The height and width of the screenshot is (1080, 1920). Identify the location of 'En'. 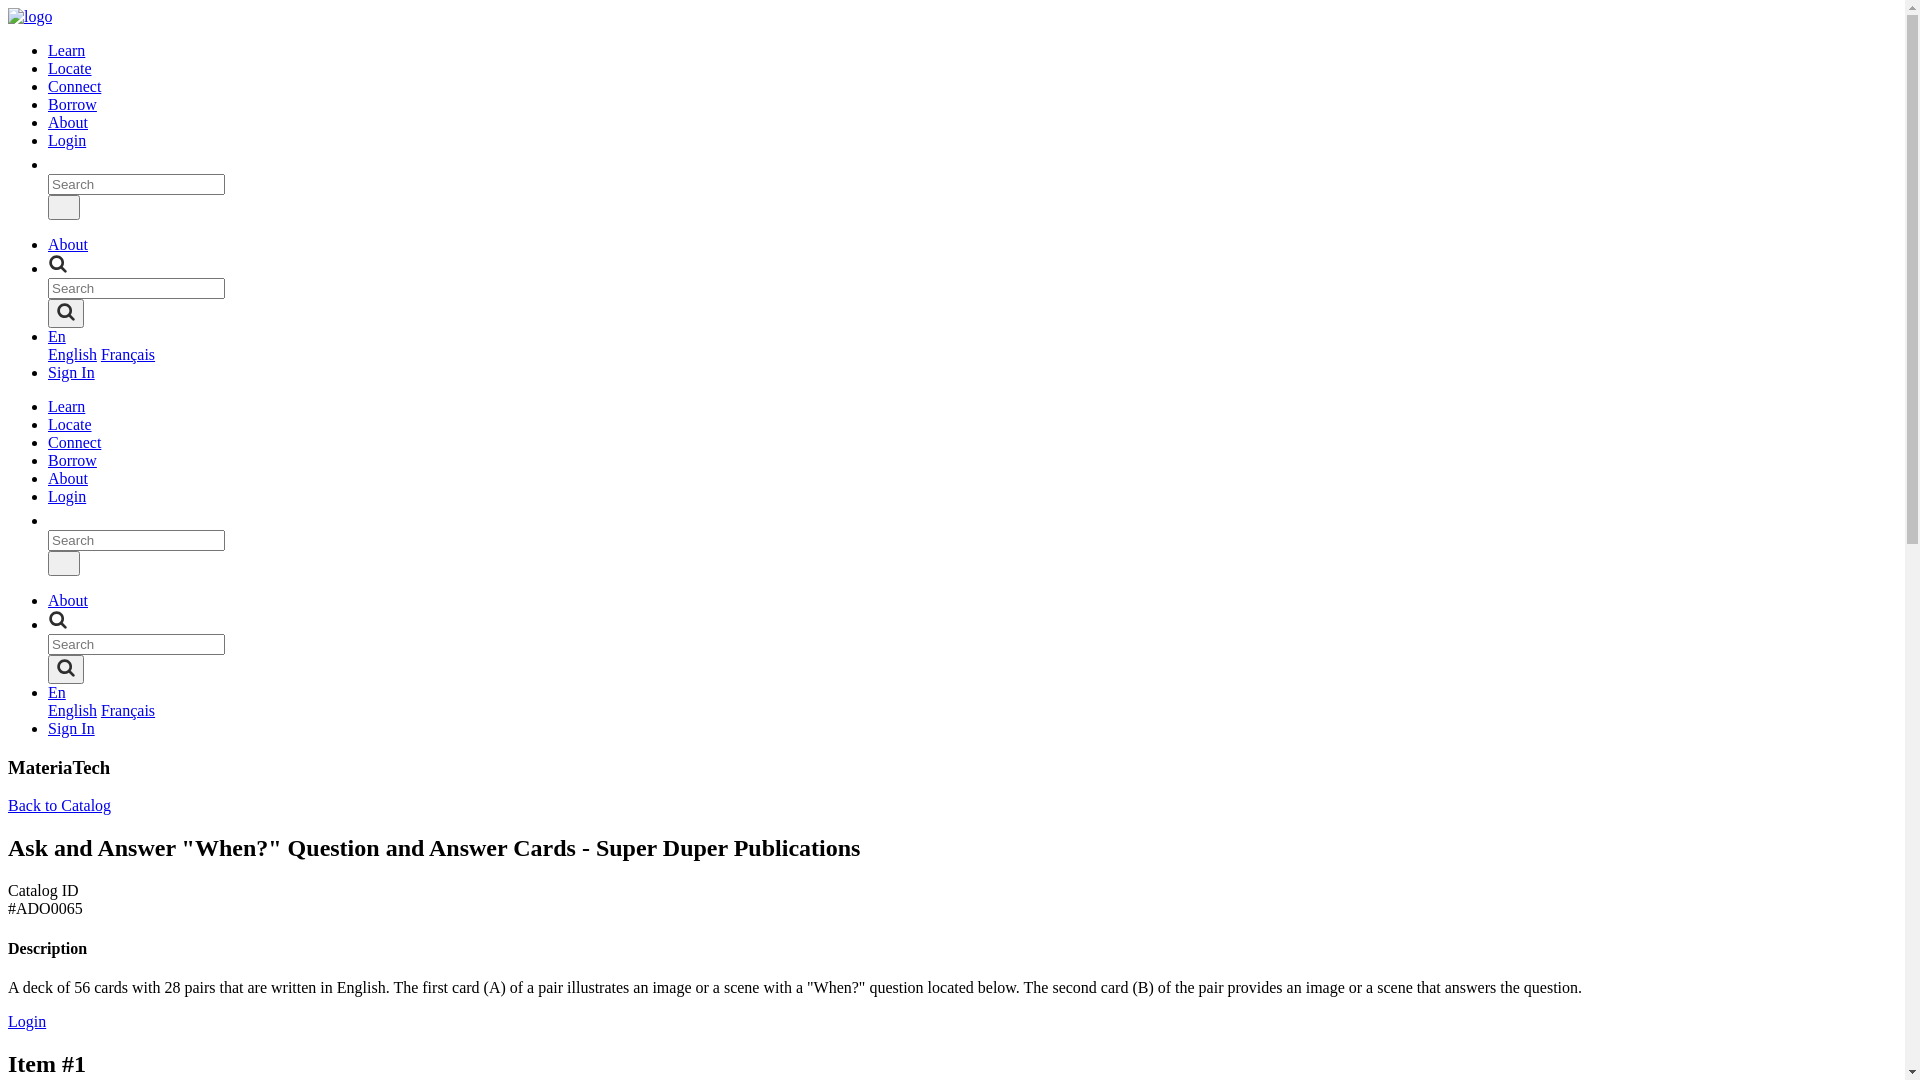
(48, 691).